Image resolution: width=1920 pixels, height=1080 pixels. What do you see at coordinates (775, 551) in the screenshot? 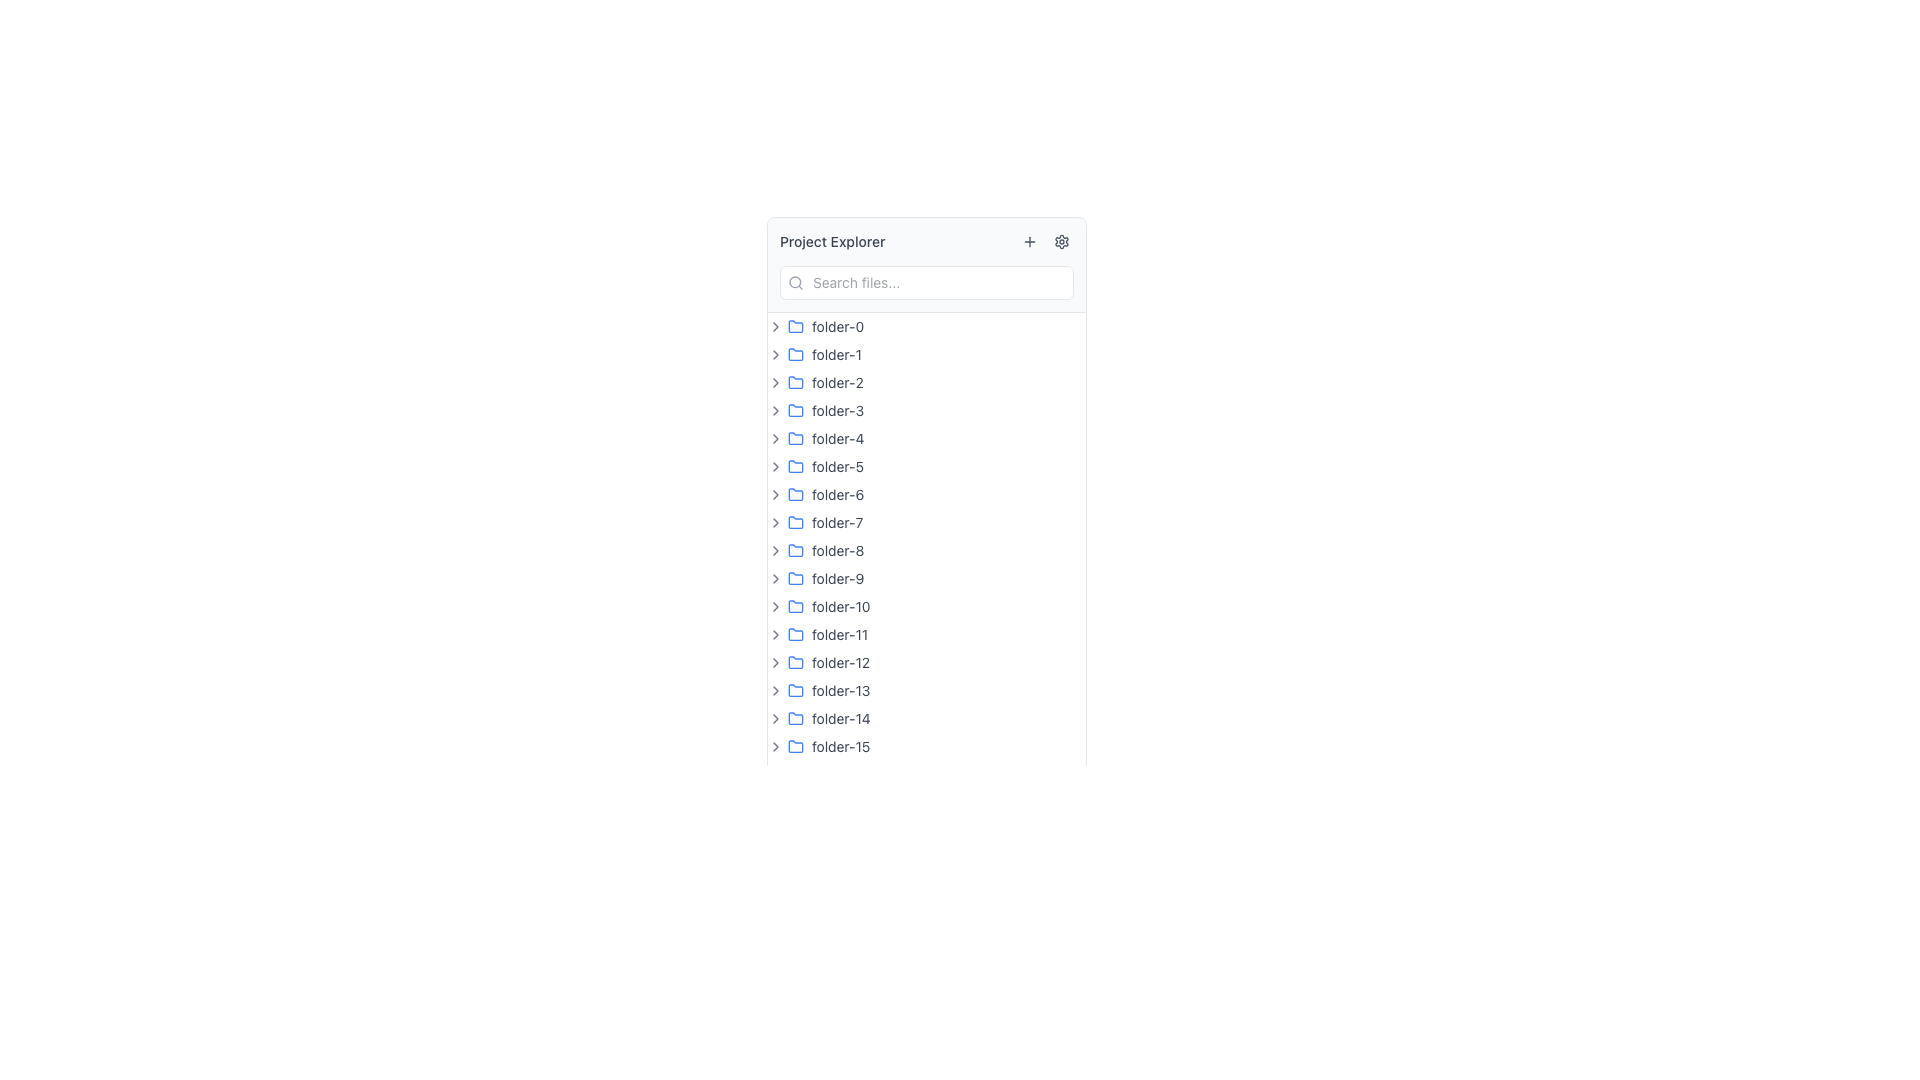
I see `the toggle indicator for the 'folder-8' entry in the list, which is a non-clickable chevron indicating the folder can be expanded or collapsed` at bounding box center [775, 551].